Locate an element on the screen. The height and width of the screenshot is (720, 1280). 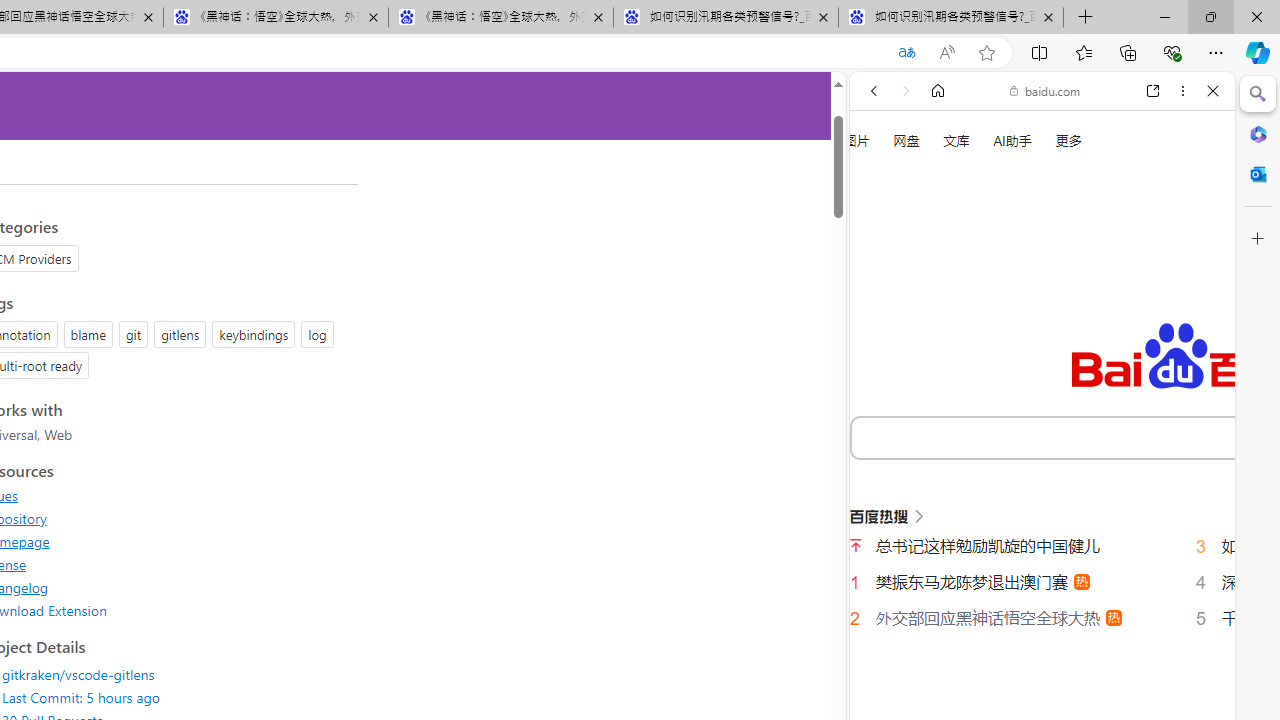
'Search Filter, VIDEOS' is located at coordinates (1006, 338).